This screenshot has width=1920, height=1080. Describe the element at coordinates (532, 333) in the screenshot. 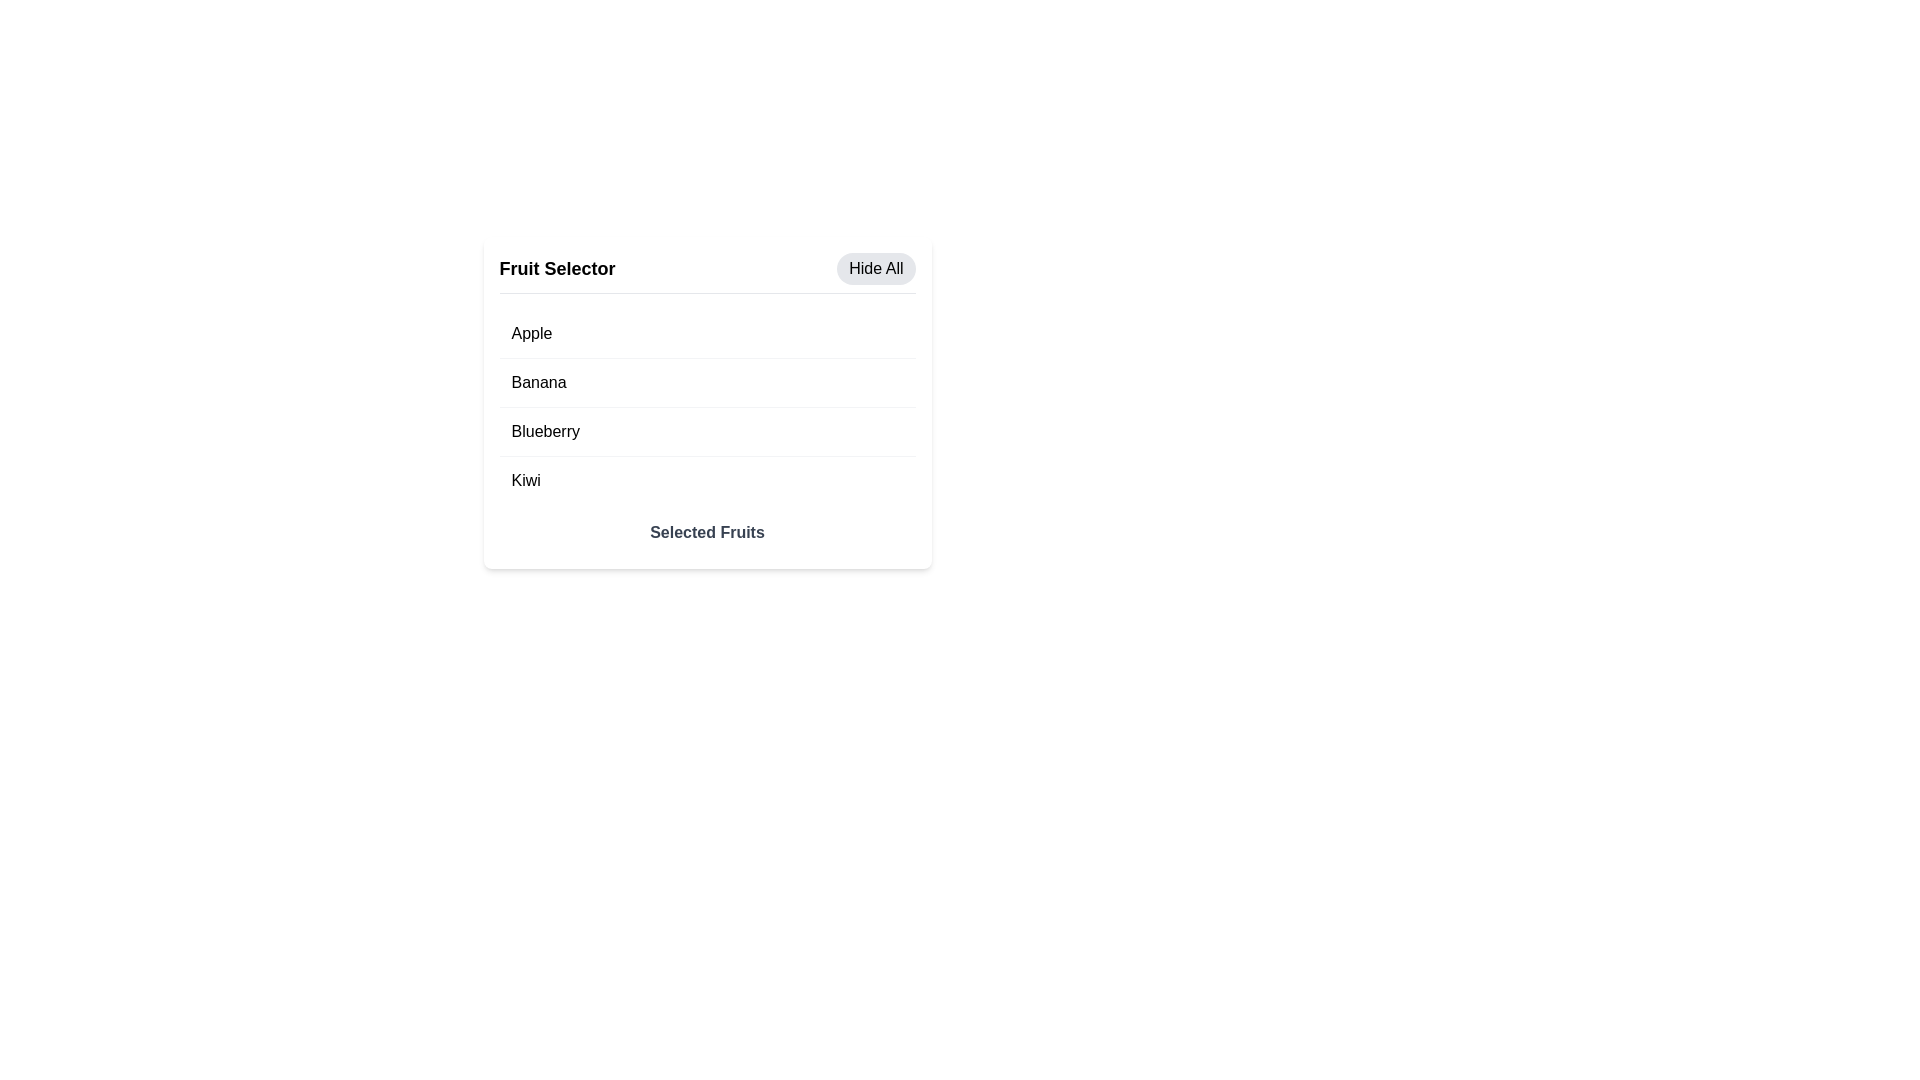

I see `the text label for the fruit 'Apple', which is the first item in the list under the 'Fruit Selector' heading` at that location.